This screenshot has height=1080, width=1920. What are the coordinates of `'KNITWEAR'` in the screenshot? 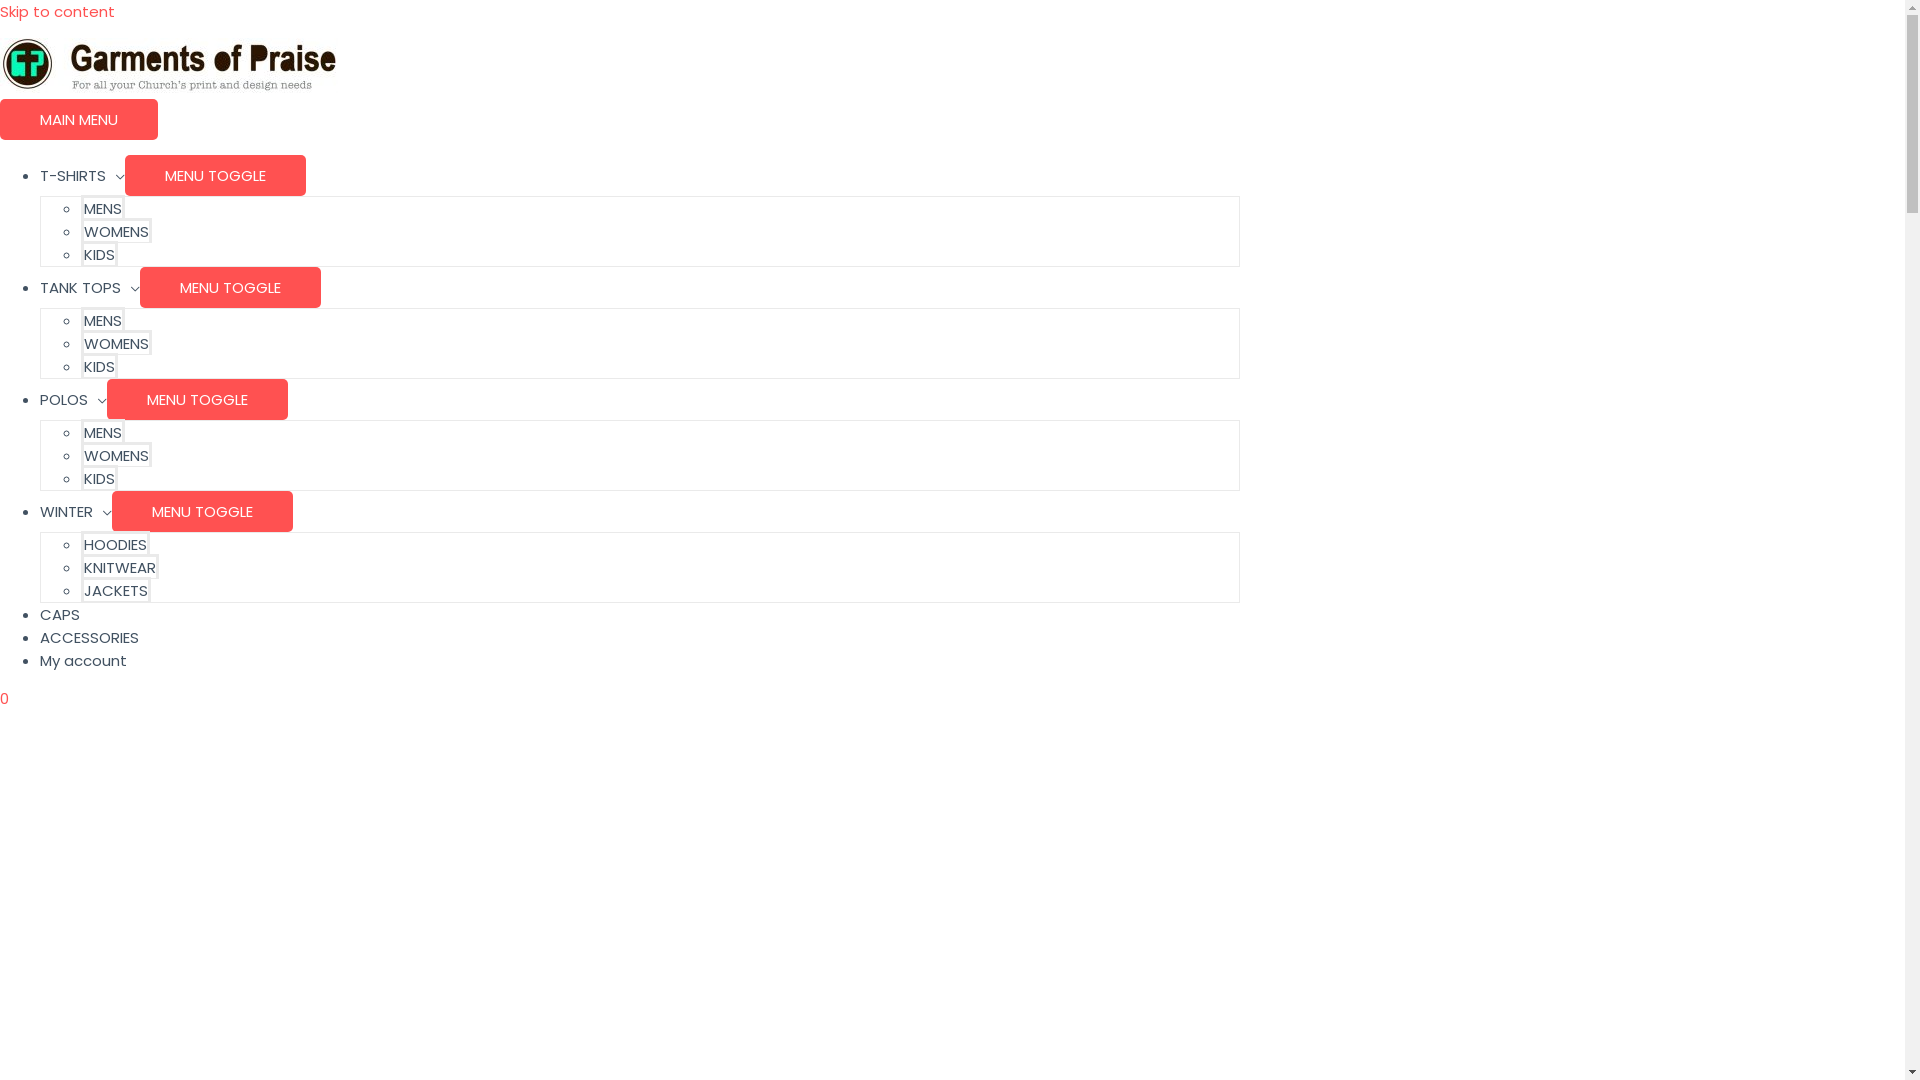 It's located at (119, 566).